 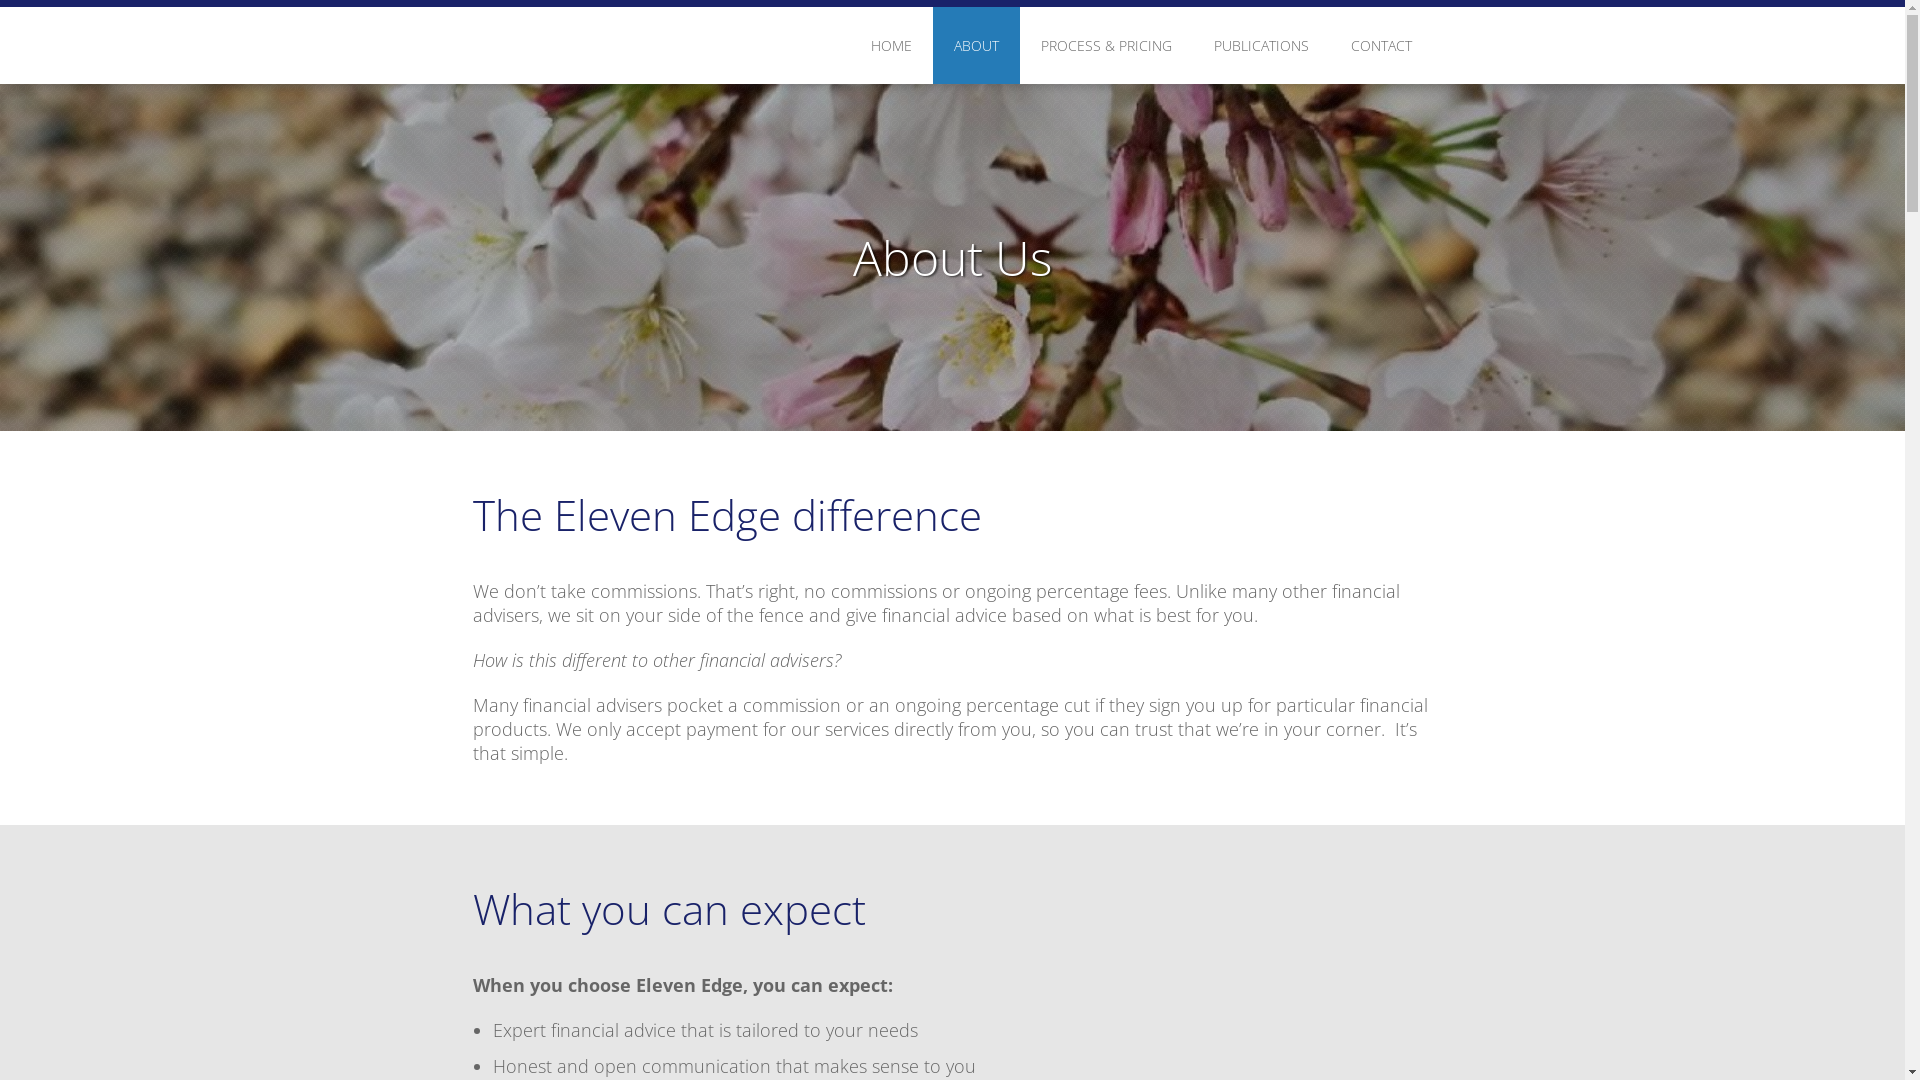 What do you see at coordinates (930, 45) in the screenshot?
I see `'ABOUT'` at bounding box center [930, 45].